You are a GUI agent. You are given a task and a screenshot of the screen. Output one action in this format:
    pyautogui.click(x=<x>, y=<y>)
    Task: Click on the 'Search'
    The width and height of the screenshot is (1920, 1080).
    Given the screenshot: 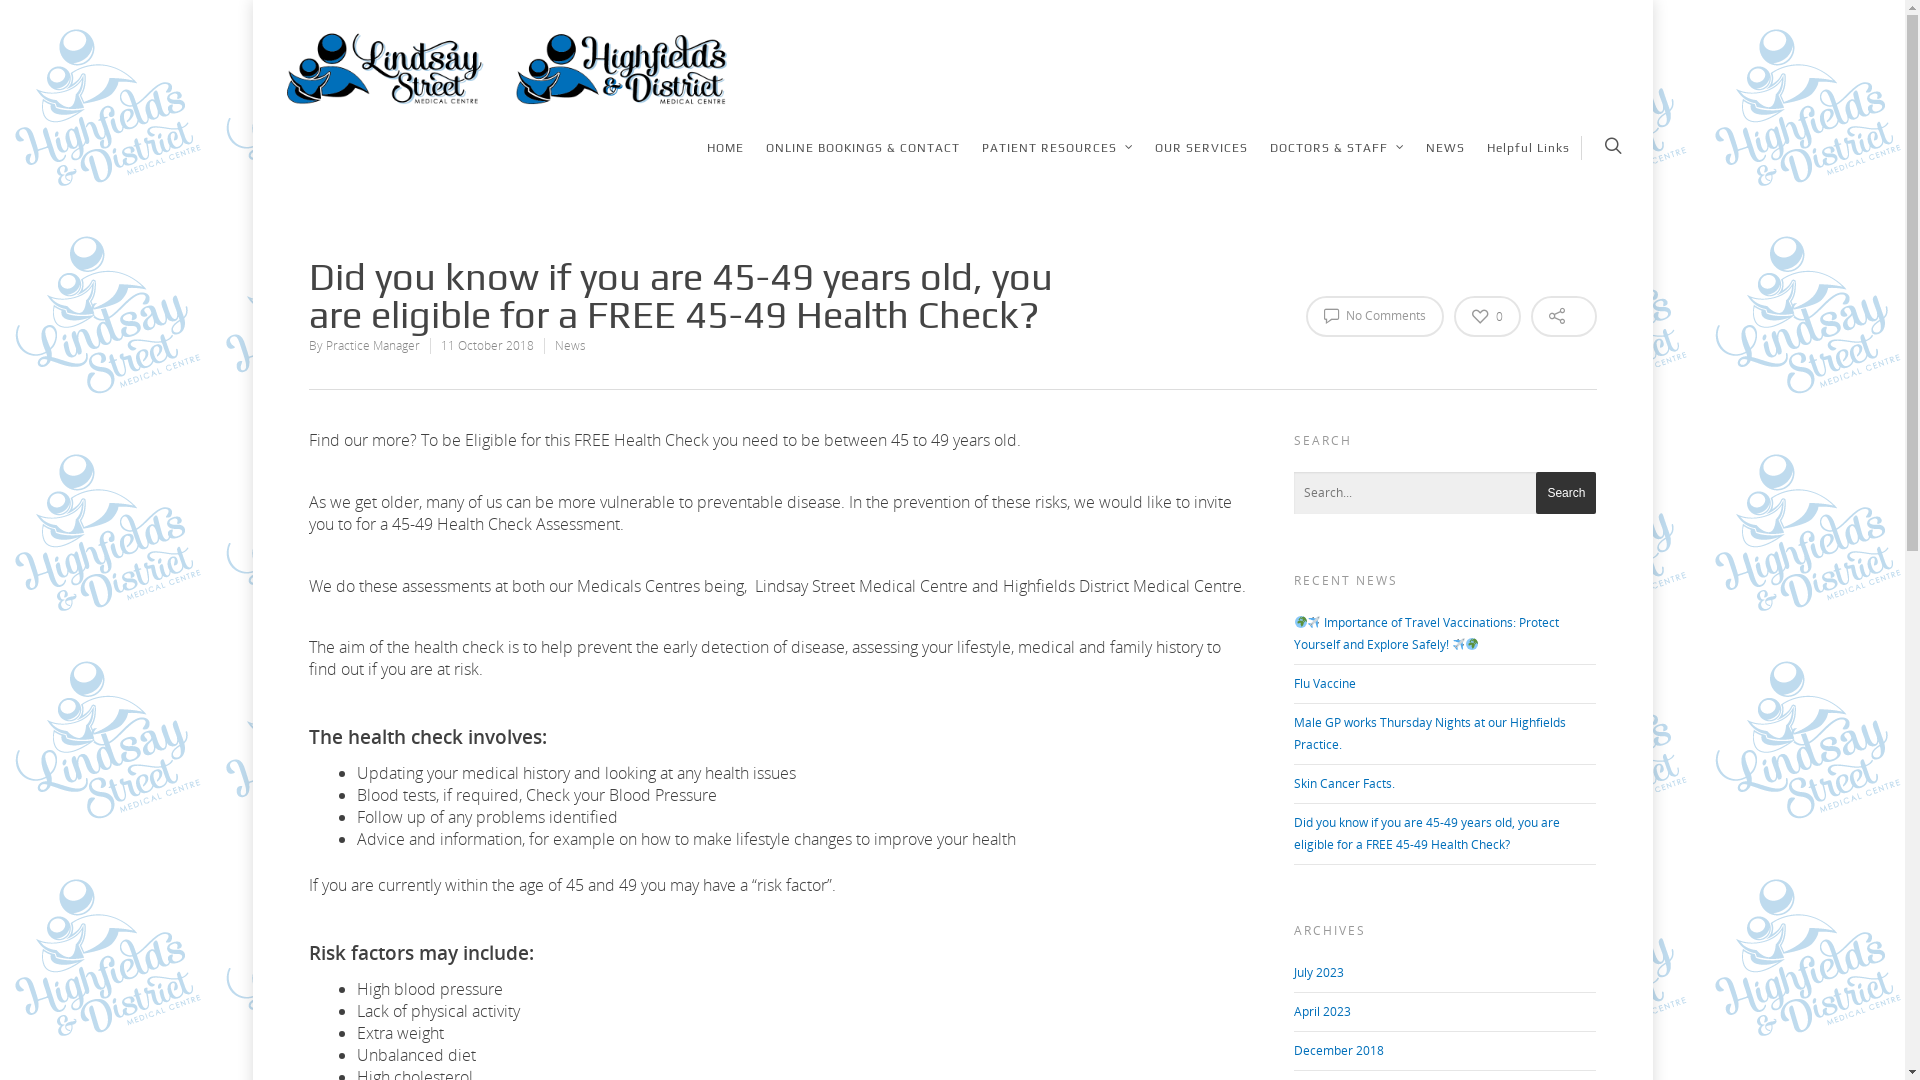 What is the action you would take?
    pyautogui.click(x=1564, y=493)
    